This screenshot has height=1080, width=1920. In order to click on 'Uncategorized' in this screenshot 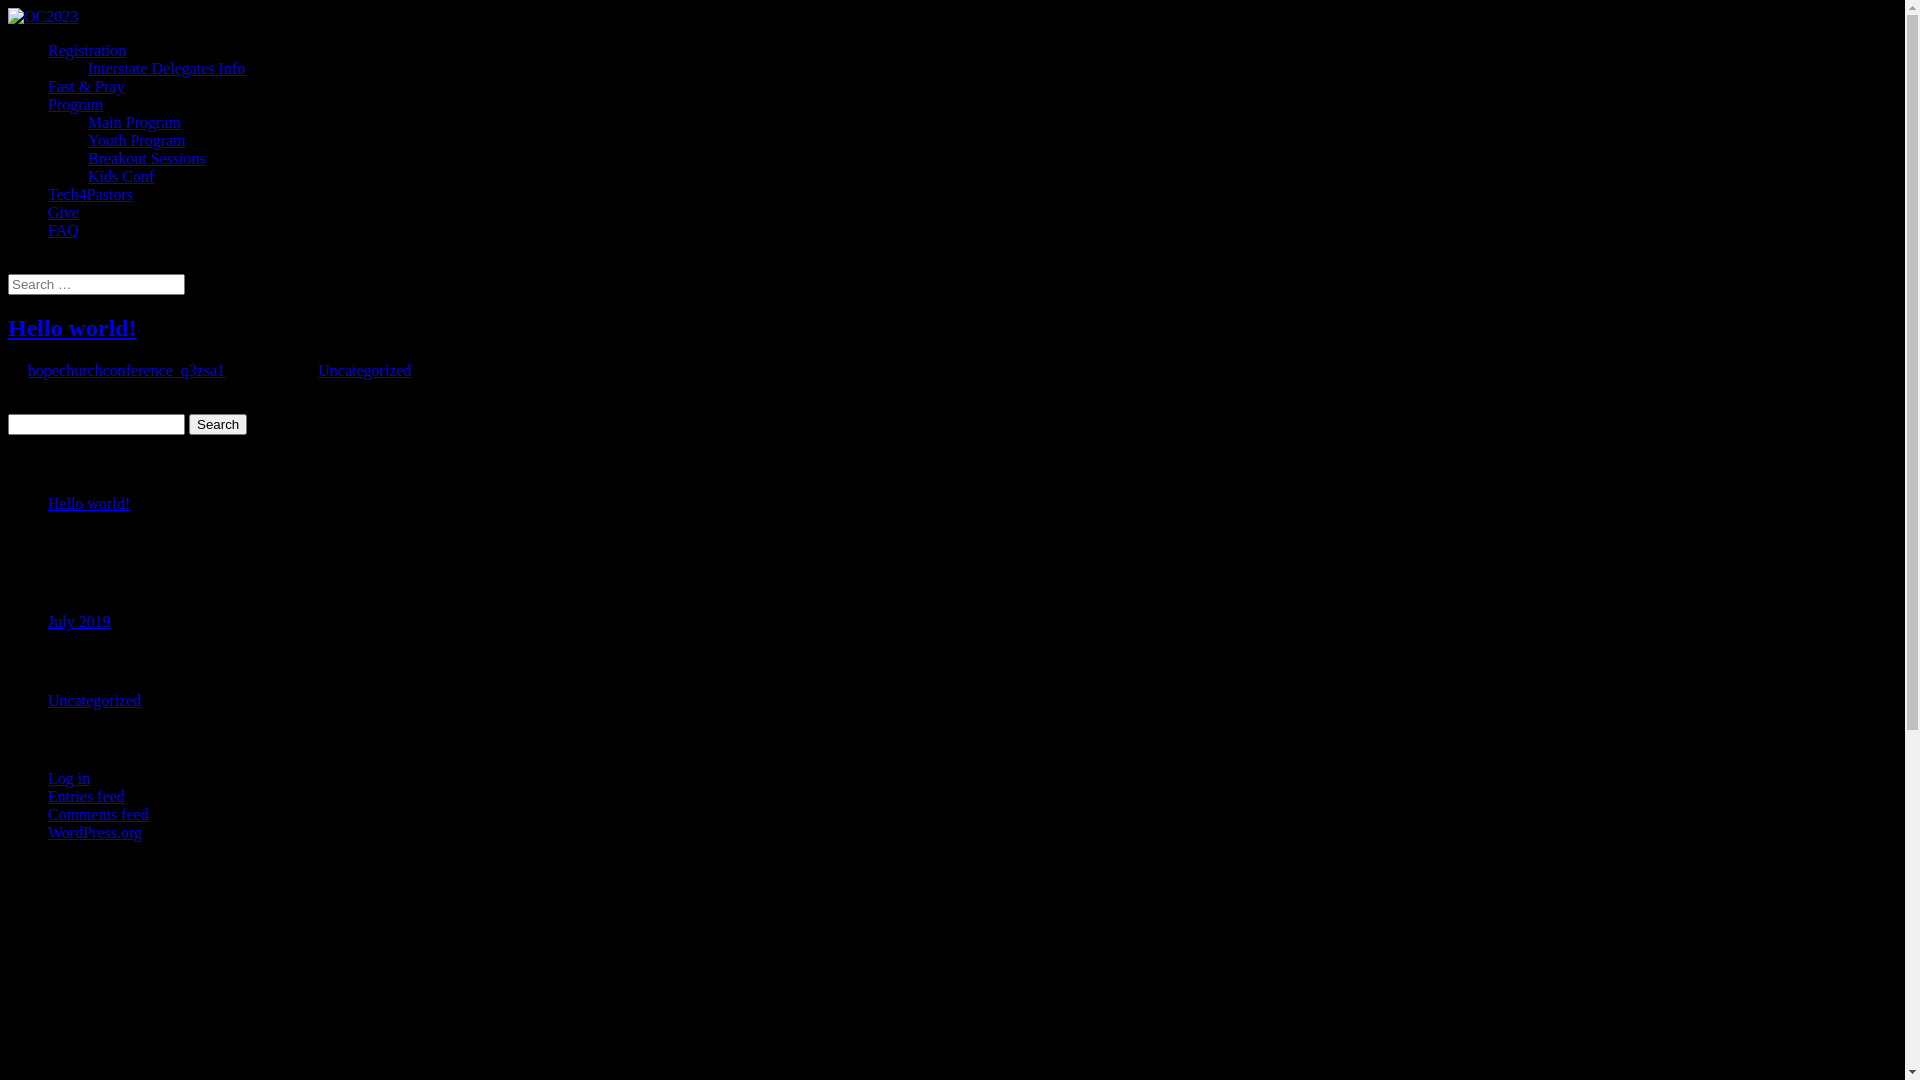, I will do `click(93, 699)`.